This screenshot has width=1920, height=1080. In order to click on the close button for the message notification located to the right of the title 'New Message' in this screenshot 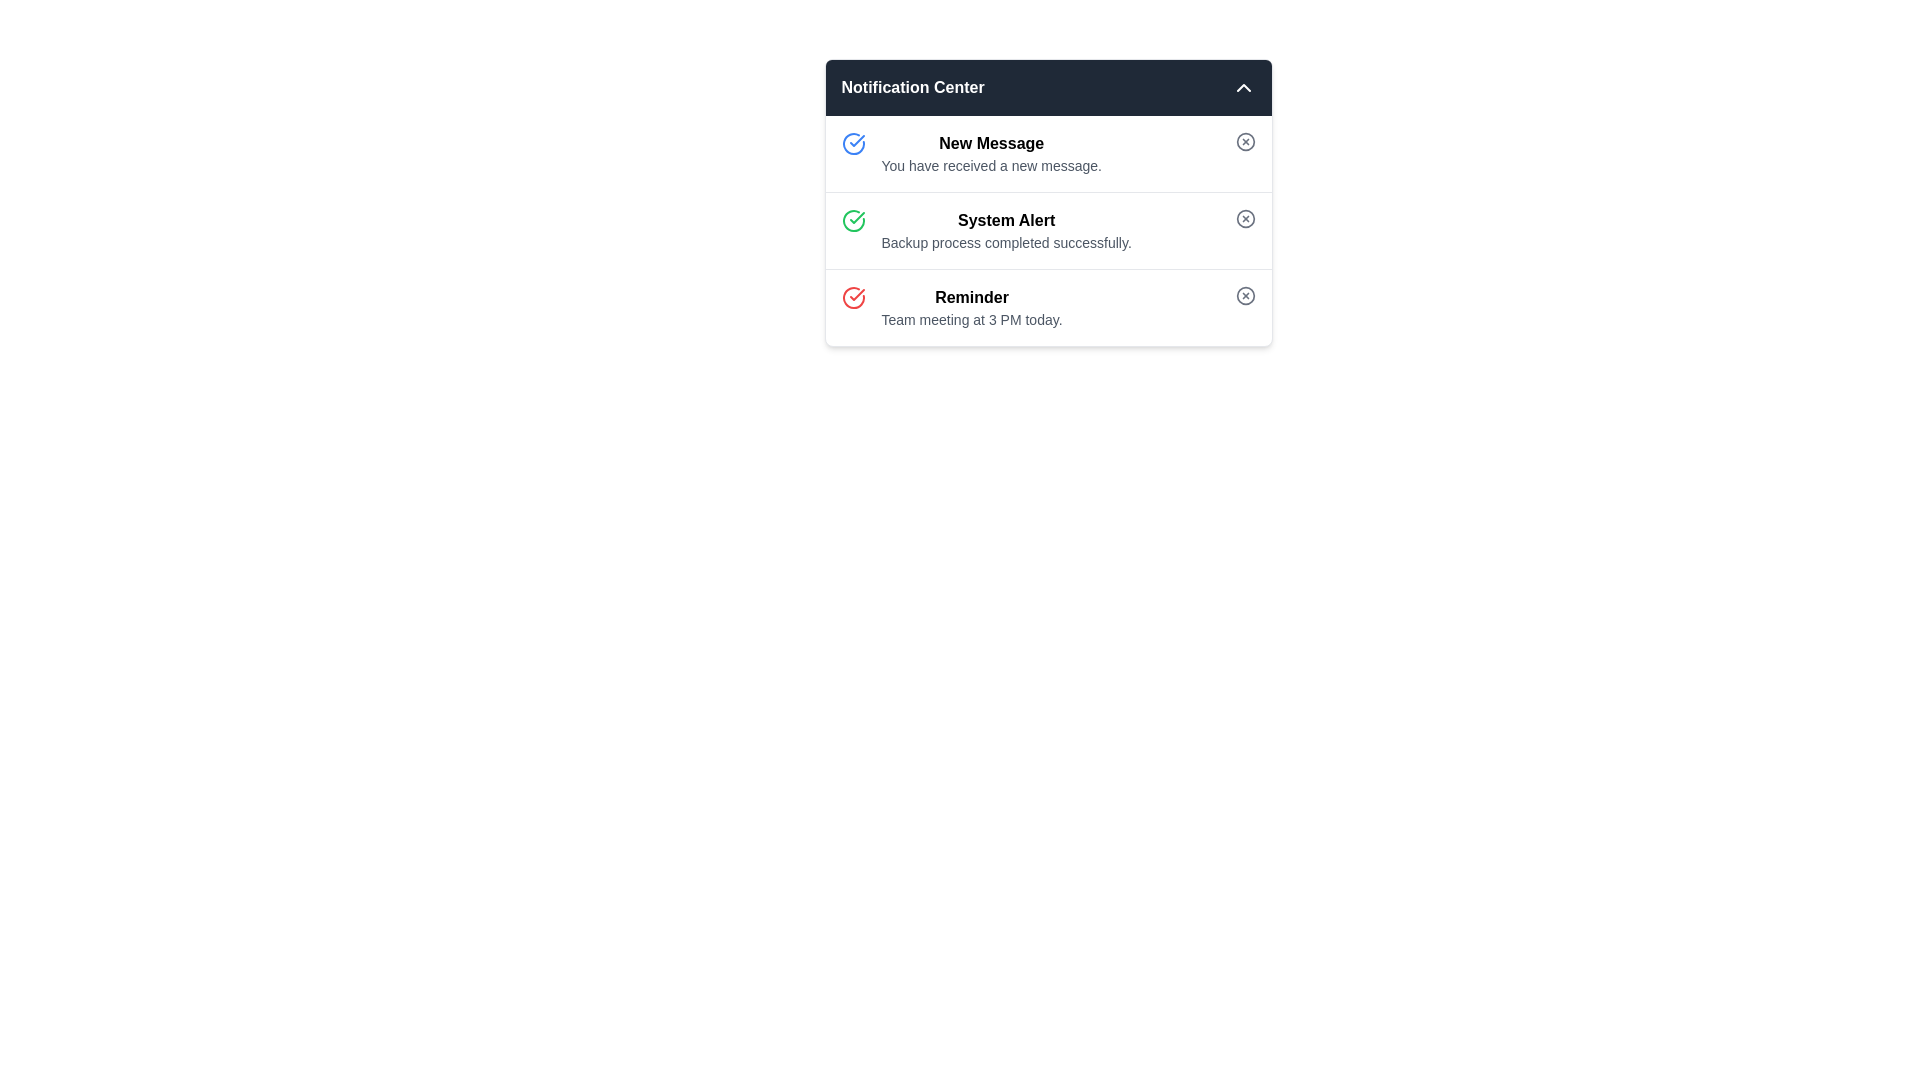, I will do `click(1244, 141)`.